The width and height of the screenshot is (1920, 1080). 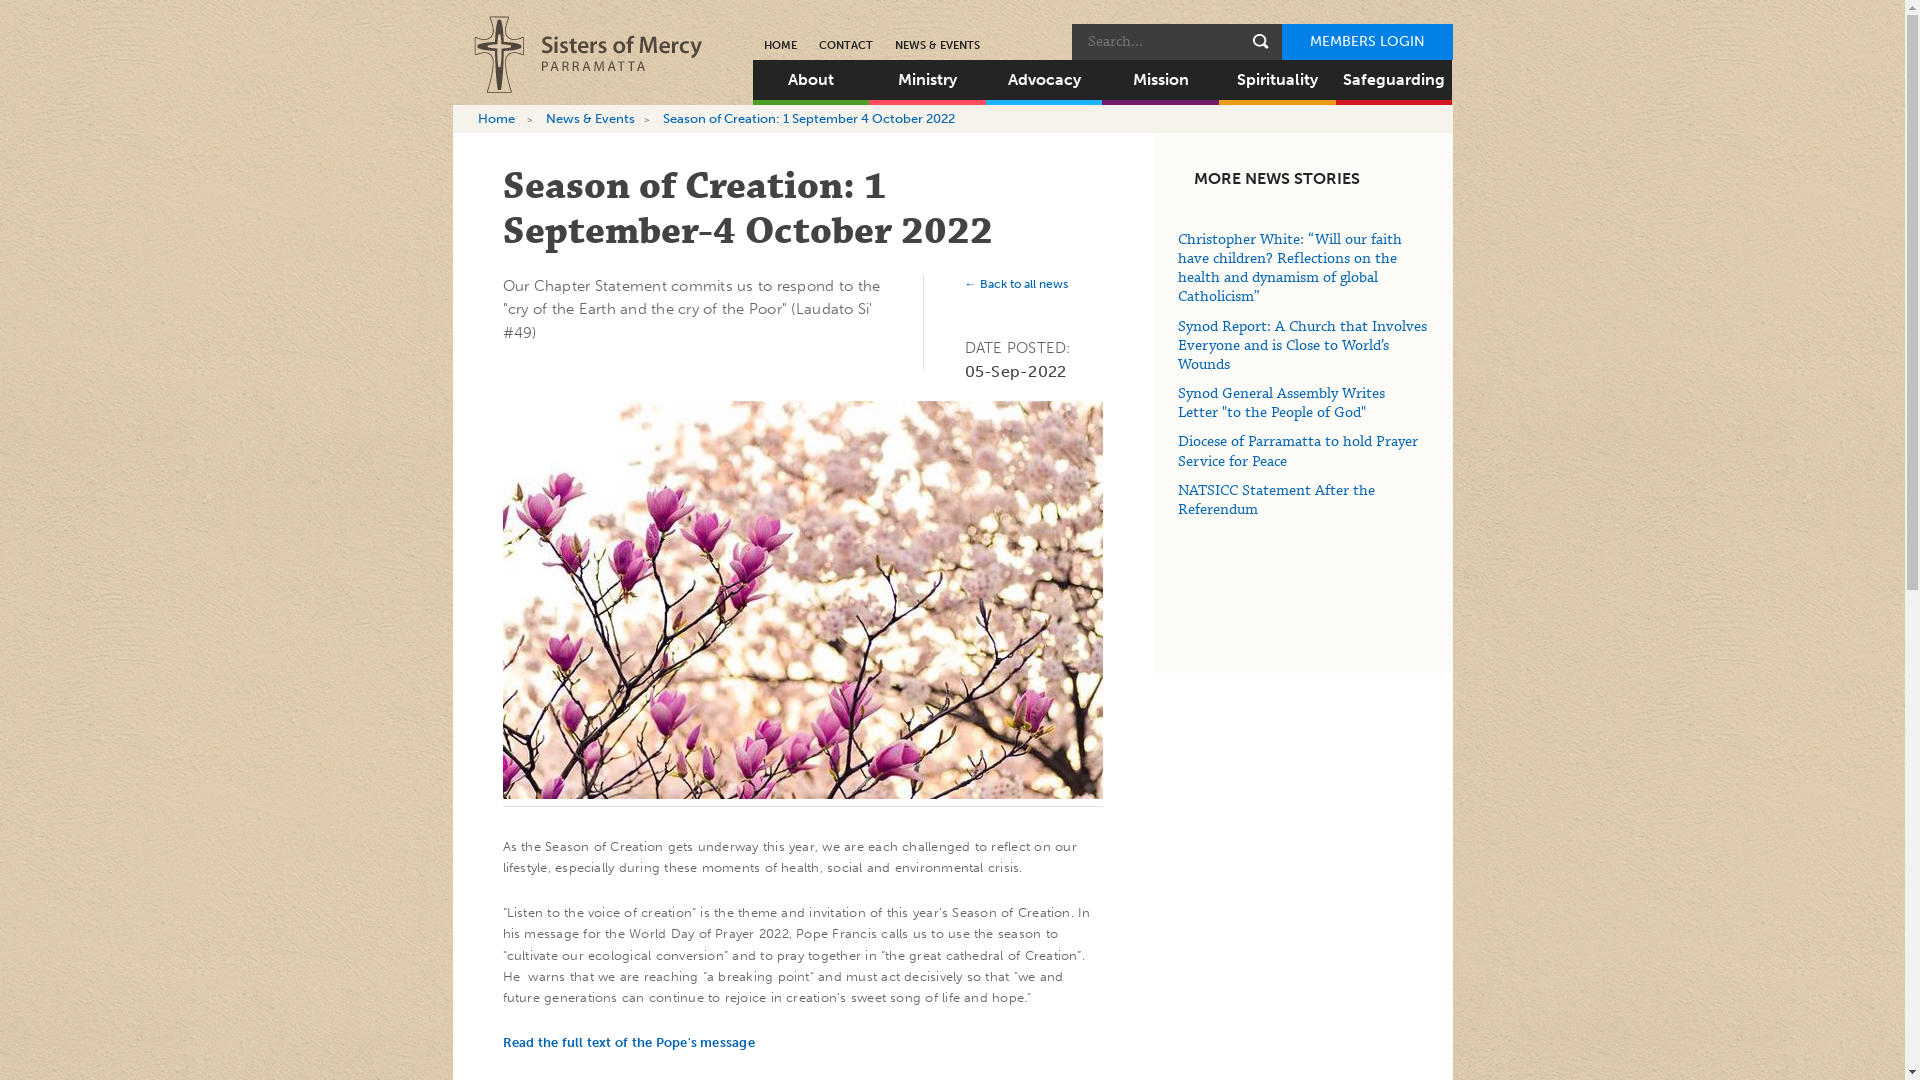 What do you see at coordinates (1335, 79) in the screenshot?
I see `'Safeguarding'` at bounding box center [1335, 79].